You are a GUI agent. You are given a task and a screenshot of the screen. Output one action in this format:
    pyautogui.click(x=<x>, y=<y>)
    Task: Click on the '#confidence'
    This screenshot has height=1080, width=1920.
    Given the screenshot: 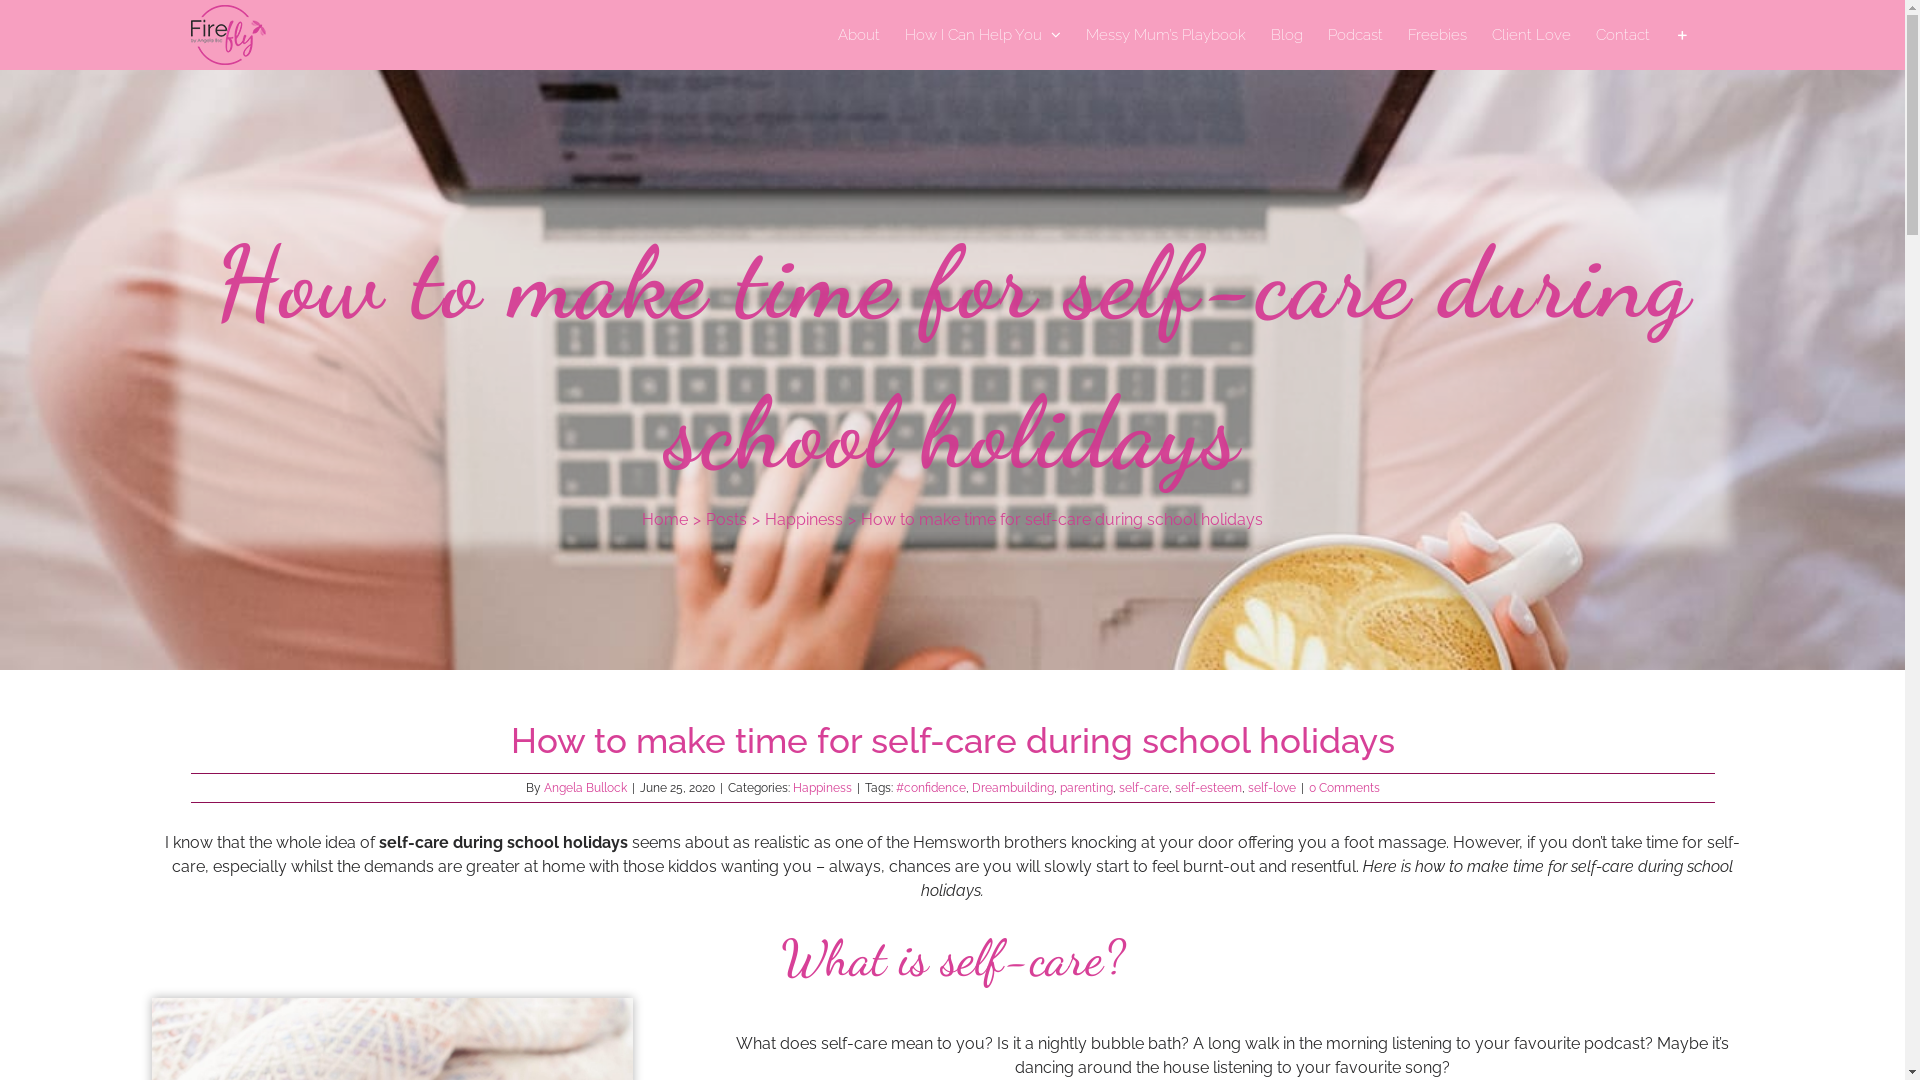 What is the action you would take?
    pyautogui.click(x=895, y=786)
    